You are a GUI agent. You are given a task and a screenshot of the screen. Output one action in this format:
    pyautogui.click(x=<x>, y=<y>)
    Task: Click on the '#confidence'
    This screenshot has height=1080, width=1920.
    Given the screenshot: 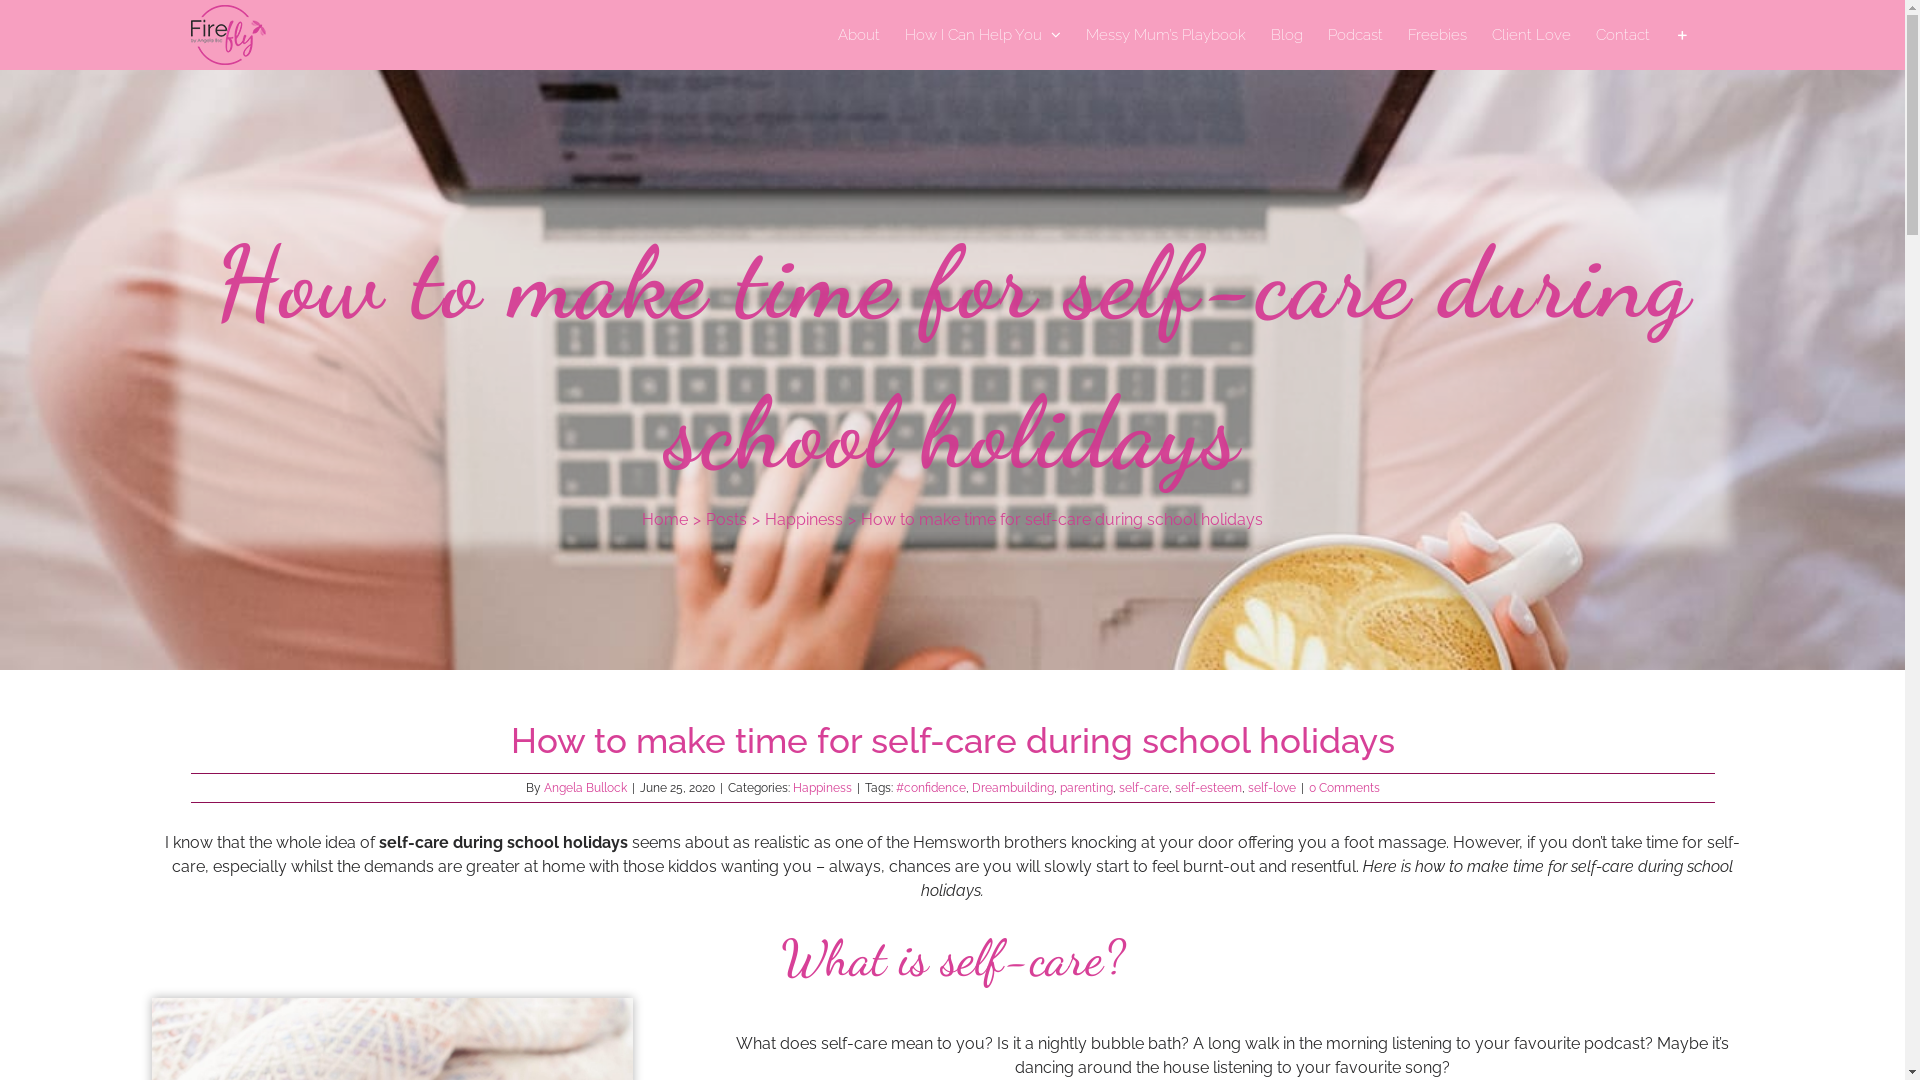 What is the action you would take?
    pyautogui.click(x=895, y=786)
    